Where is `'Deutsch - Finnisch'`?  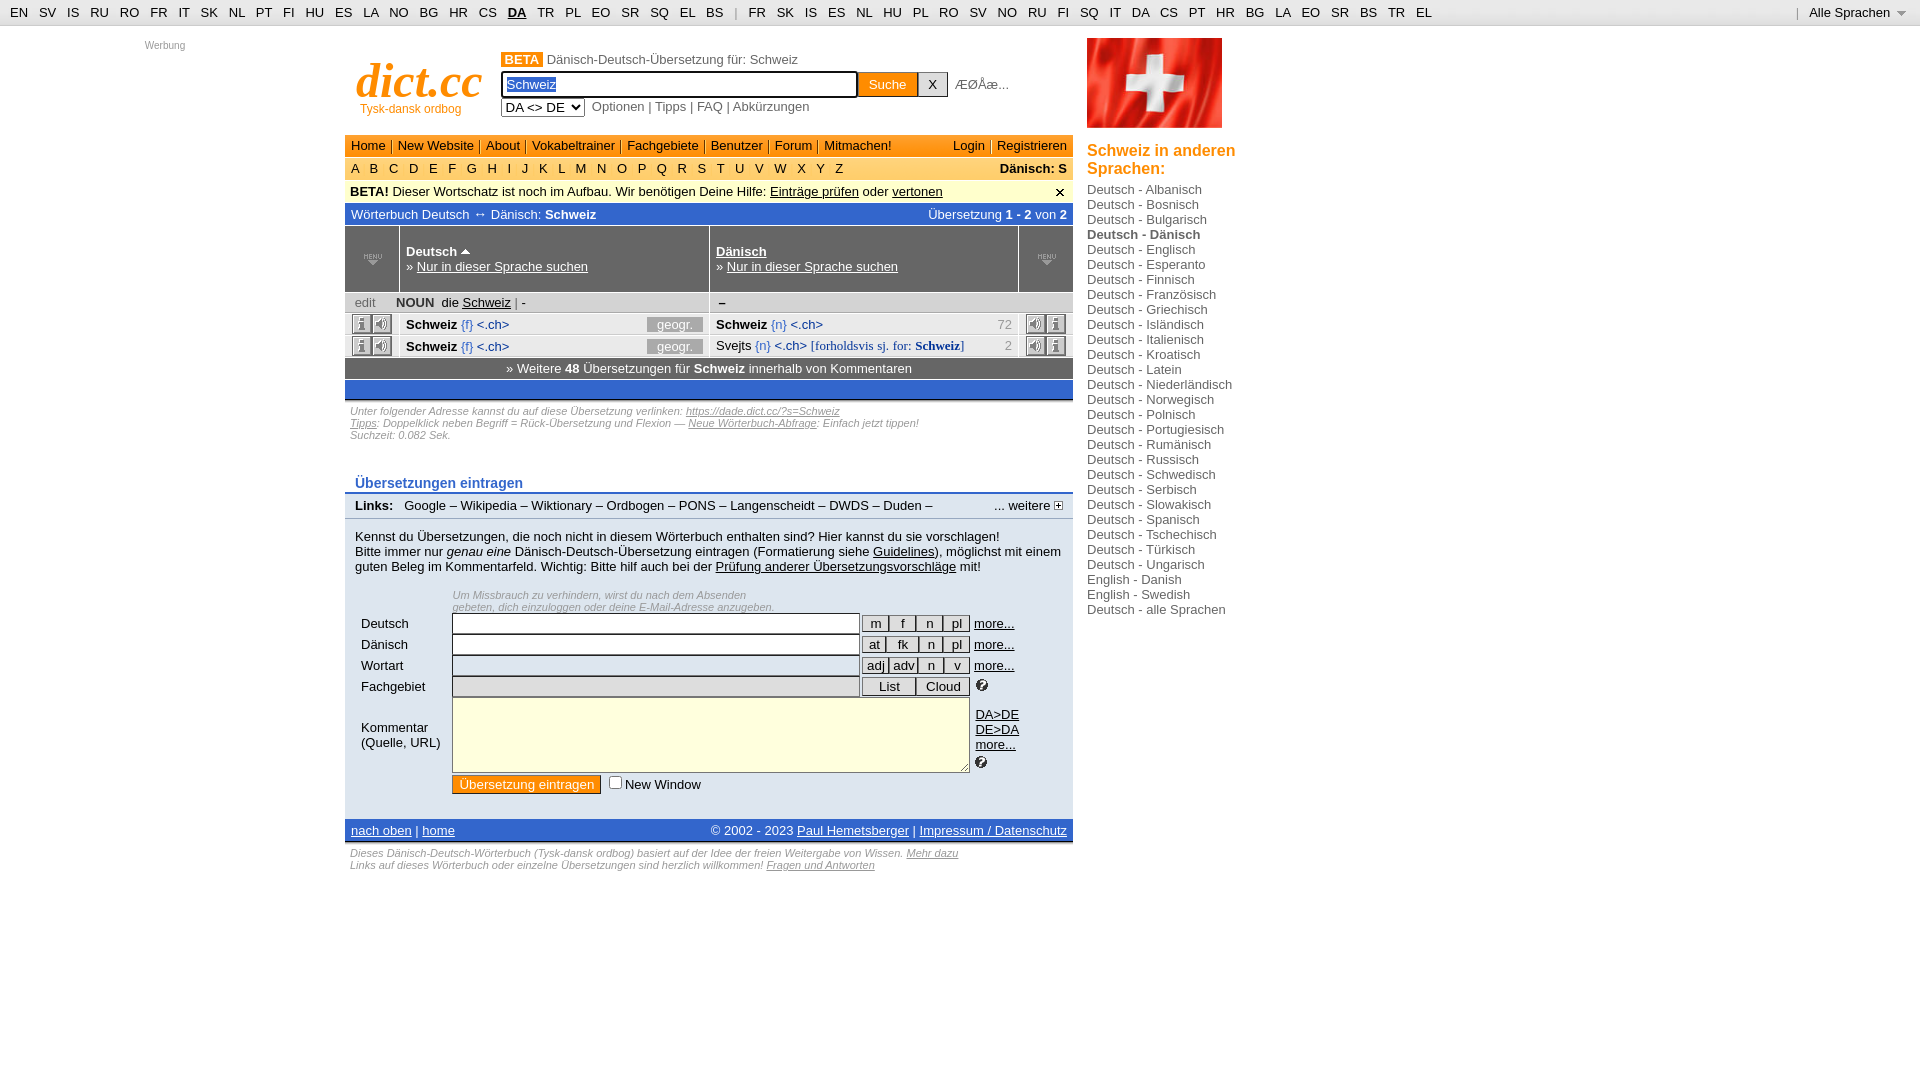
'Deutsch - Finnisch' is located at coordinates (1085, 279).